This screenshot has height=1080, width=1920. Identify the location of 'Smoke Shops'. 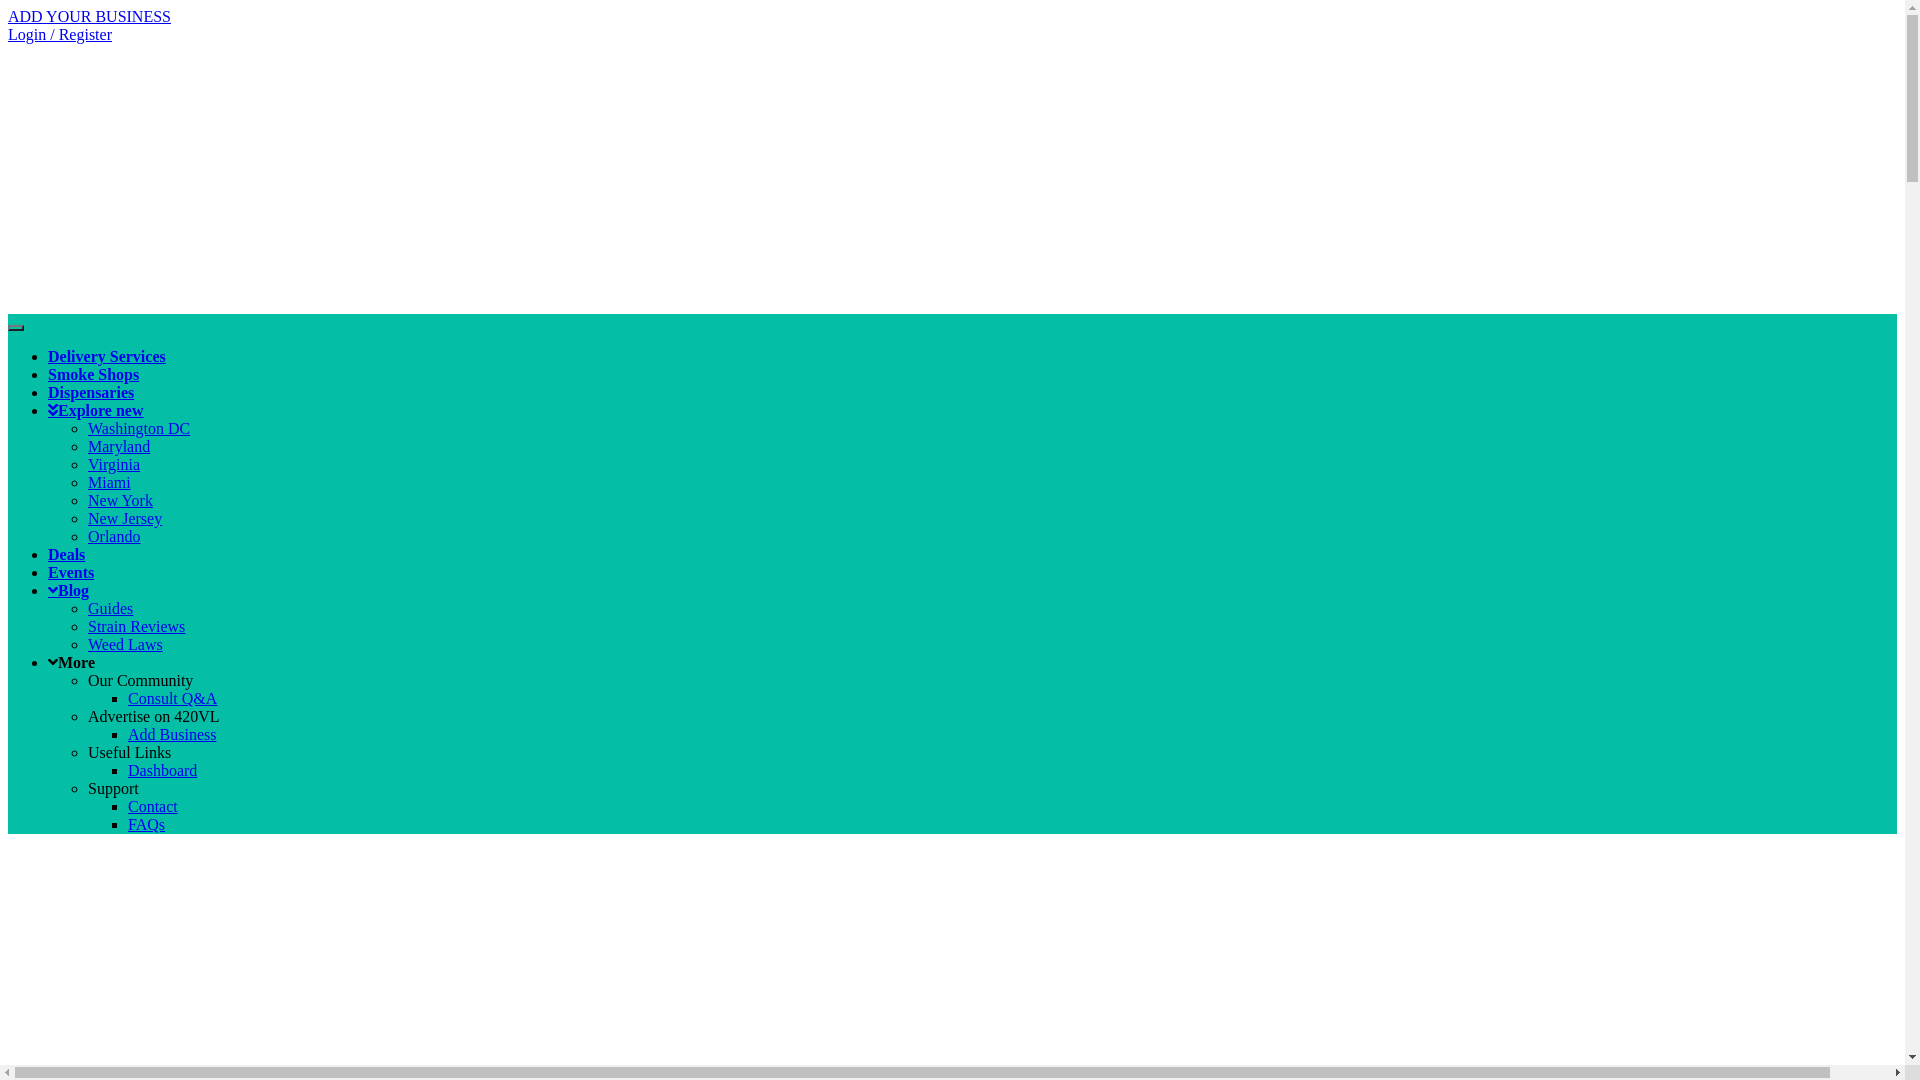
(92, 374).